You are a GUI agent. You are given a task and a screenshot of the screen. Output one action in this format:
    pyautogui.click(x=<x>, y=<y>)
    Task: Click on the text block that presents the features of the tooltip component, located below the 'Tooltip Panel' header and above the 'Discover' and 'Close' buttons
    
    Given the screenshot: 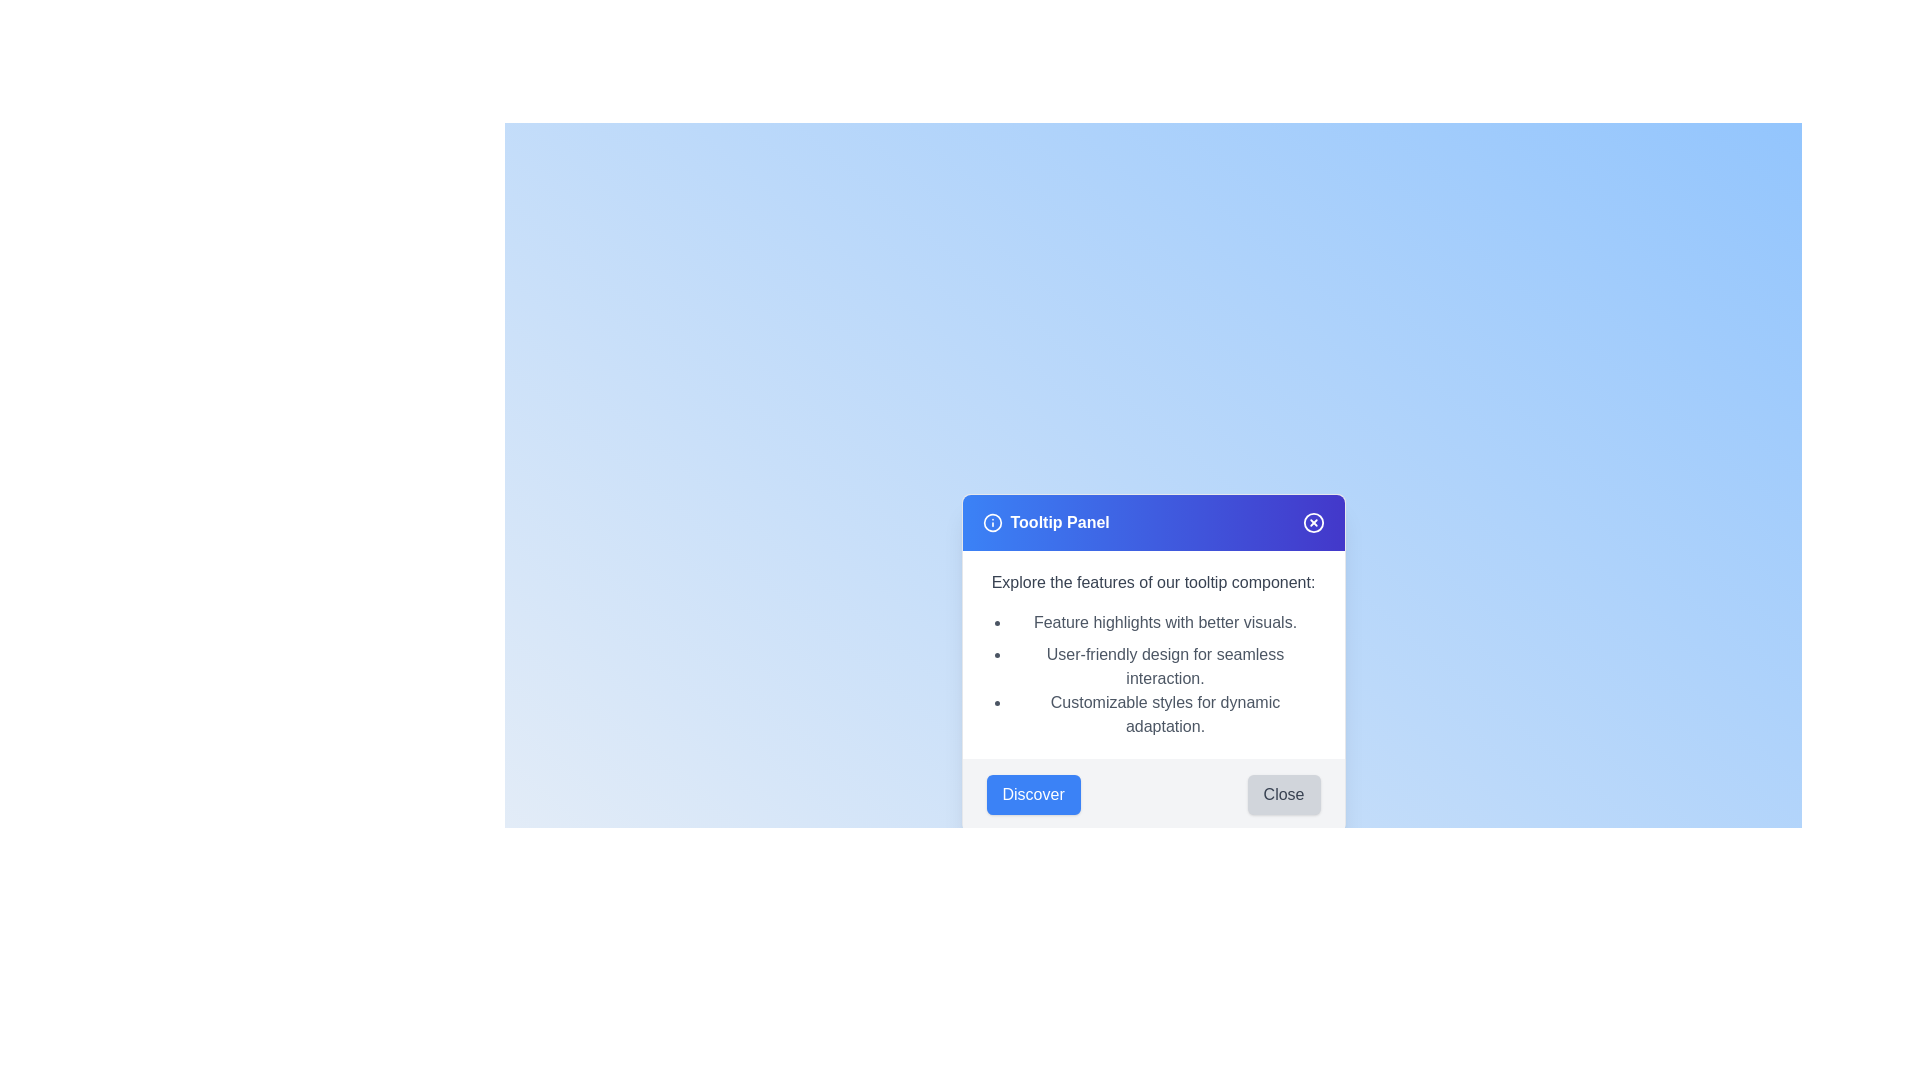 What is the action you would take?
    pyautogui.click(x=1153, y=655)
    